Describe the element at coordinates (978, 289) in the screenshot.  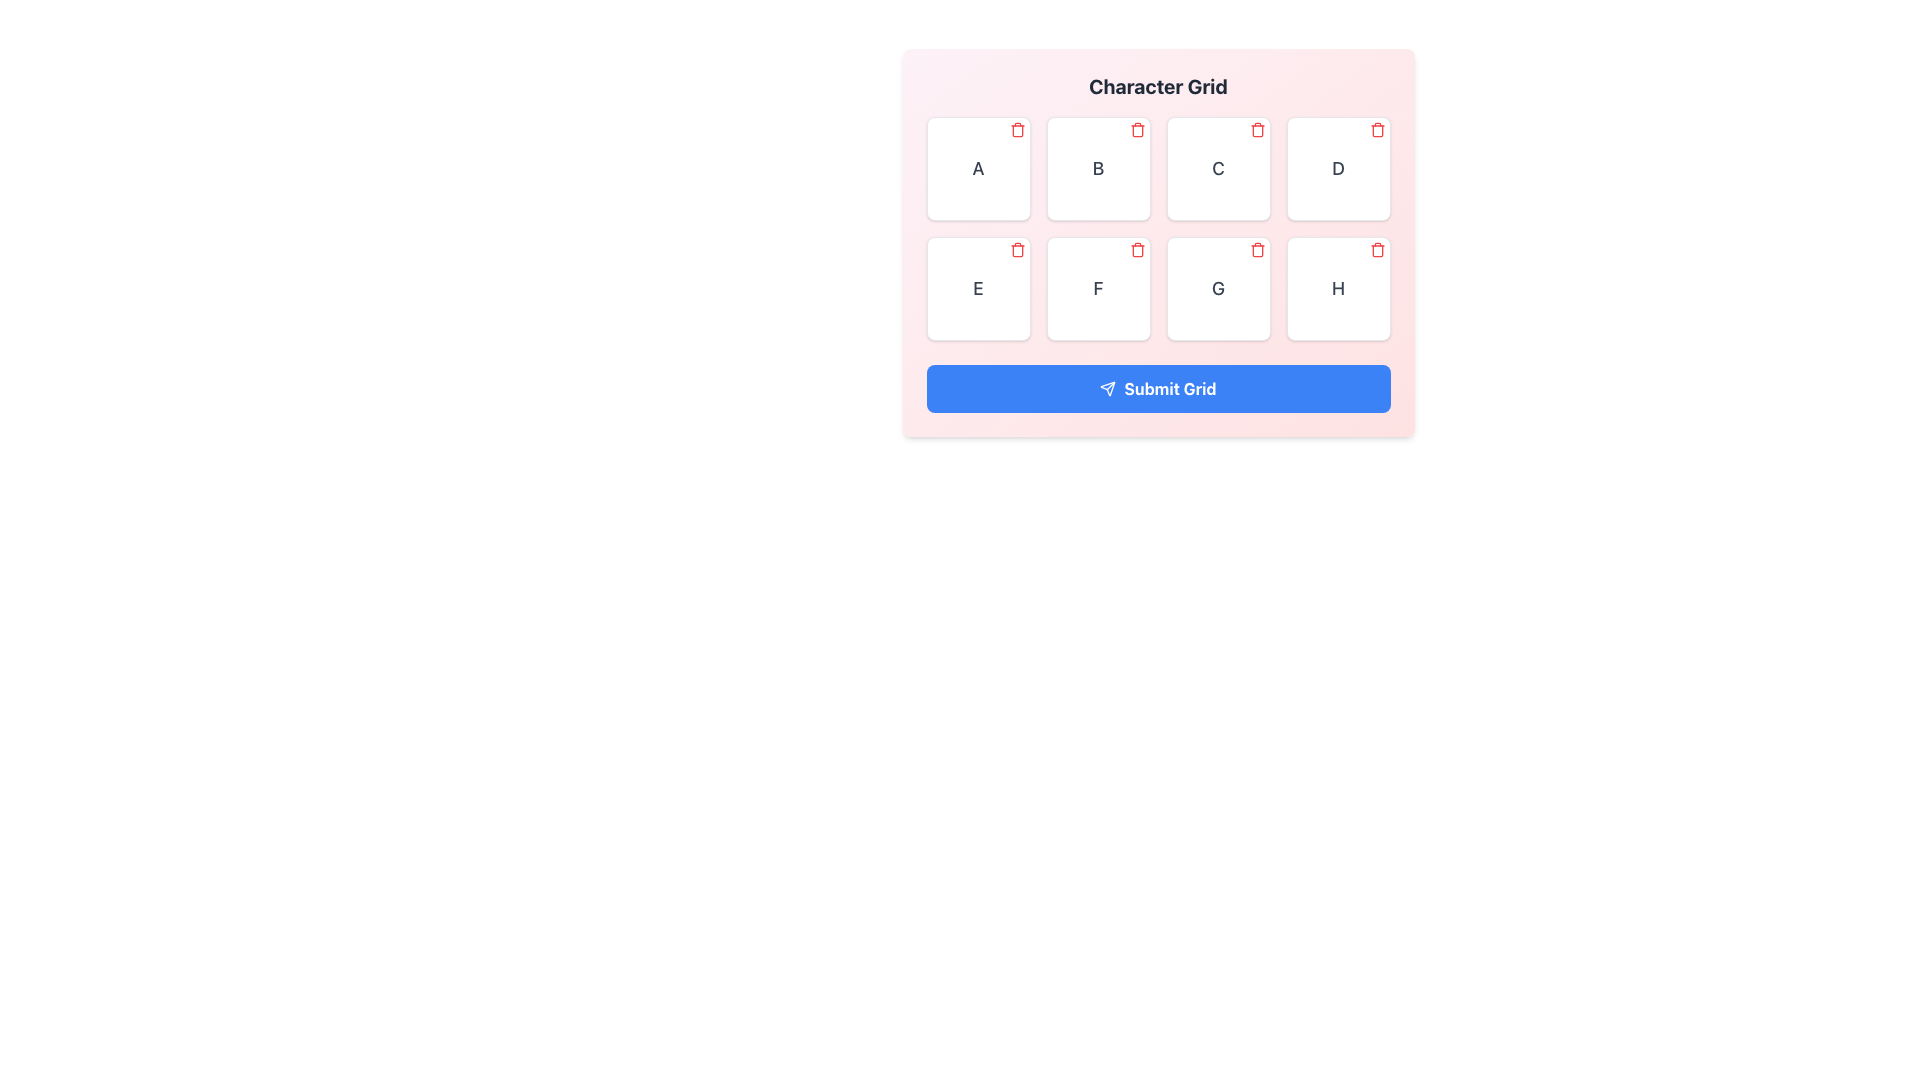
I see `the white square grid cell in the second row and first column, which contains a bold letter 'E'` at that location.